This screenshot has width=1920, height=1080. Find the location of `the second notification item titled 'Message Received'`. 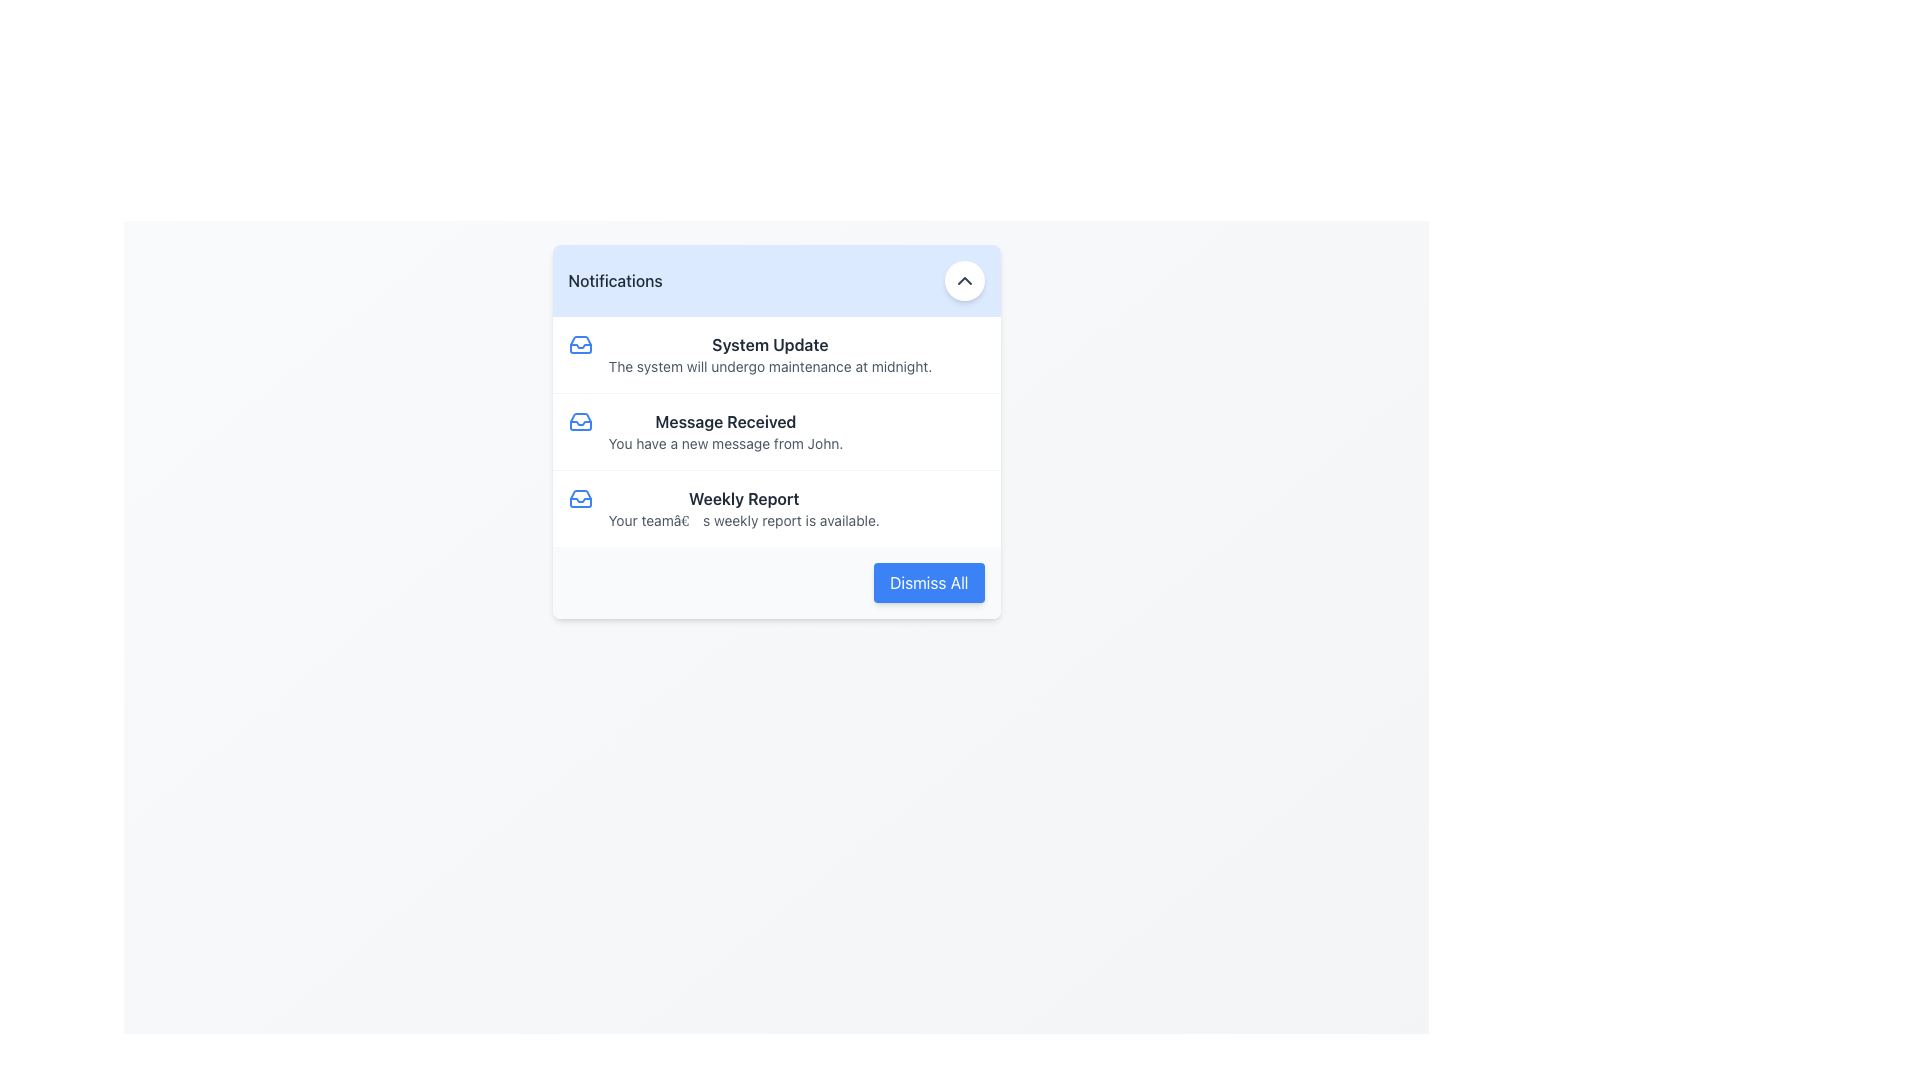

the second notification item titled 'Message Received' is located at coordinates (775, 431).